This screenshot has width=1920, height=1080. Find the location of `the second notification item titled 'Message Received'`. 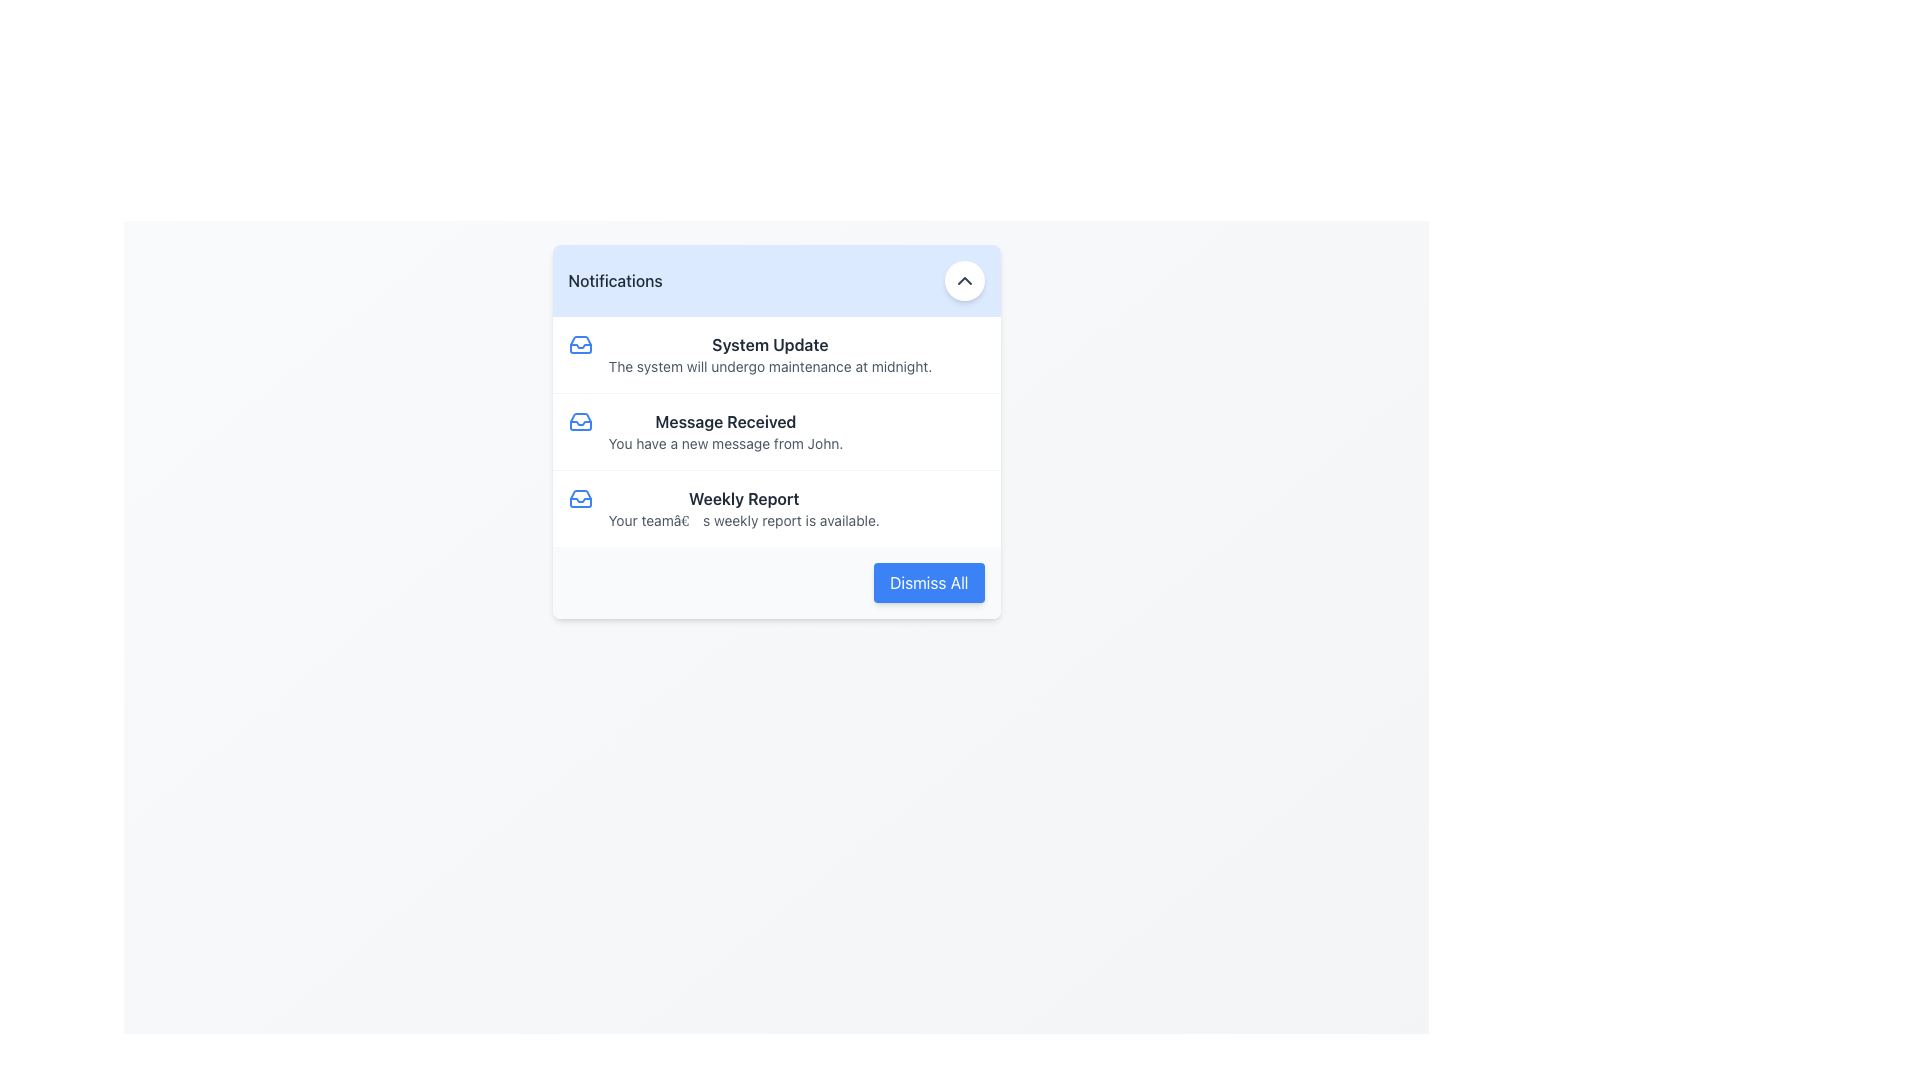

the second notification item titled 'Message Received' is located at coordinates (775, 431).